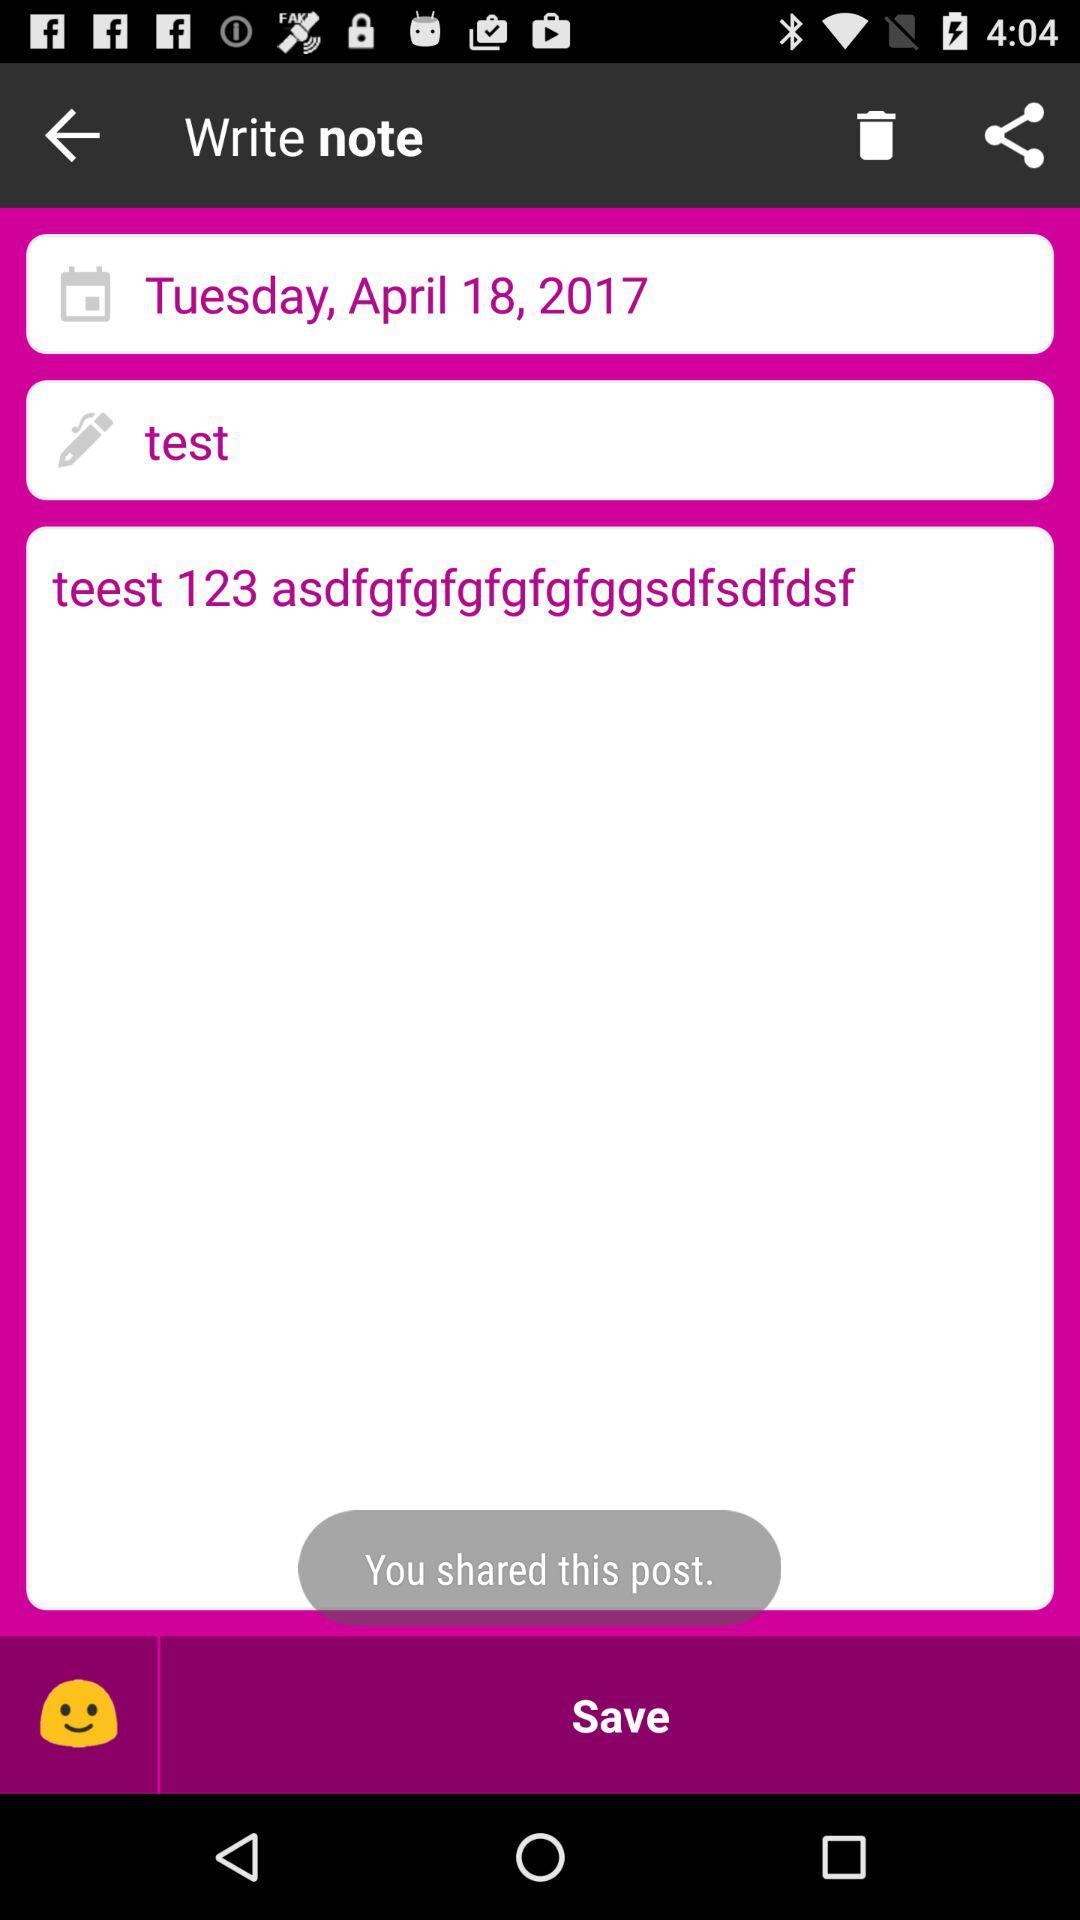 Image resolution: width=1080 pixels, height=1920 pixels. I want to click on the share icon, so click(1014, 143).